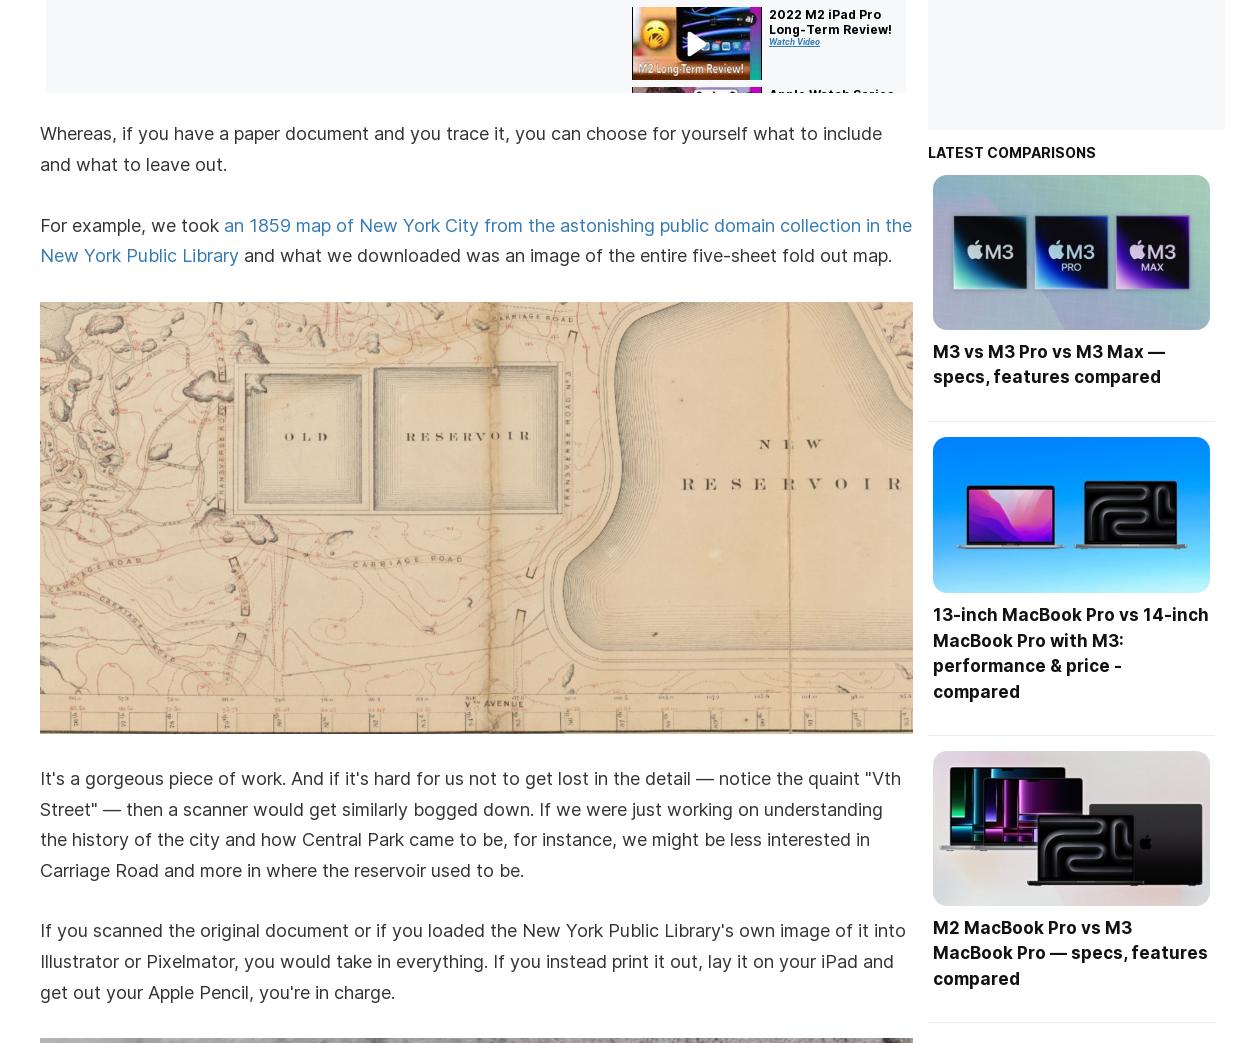  I want to click on 'Whereas, if you have a paper document and you trace it, you can choose for yourself what to include and what to leave out.', so click(460, 149).